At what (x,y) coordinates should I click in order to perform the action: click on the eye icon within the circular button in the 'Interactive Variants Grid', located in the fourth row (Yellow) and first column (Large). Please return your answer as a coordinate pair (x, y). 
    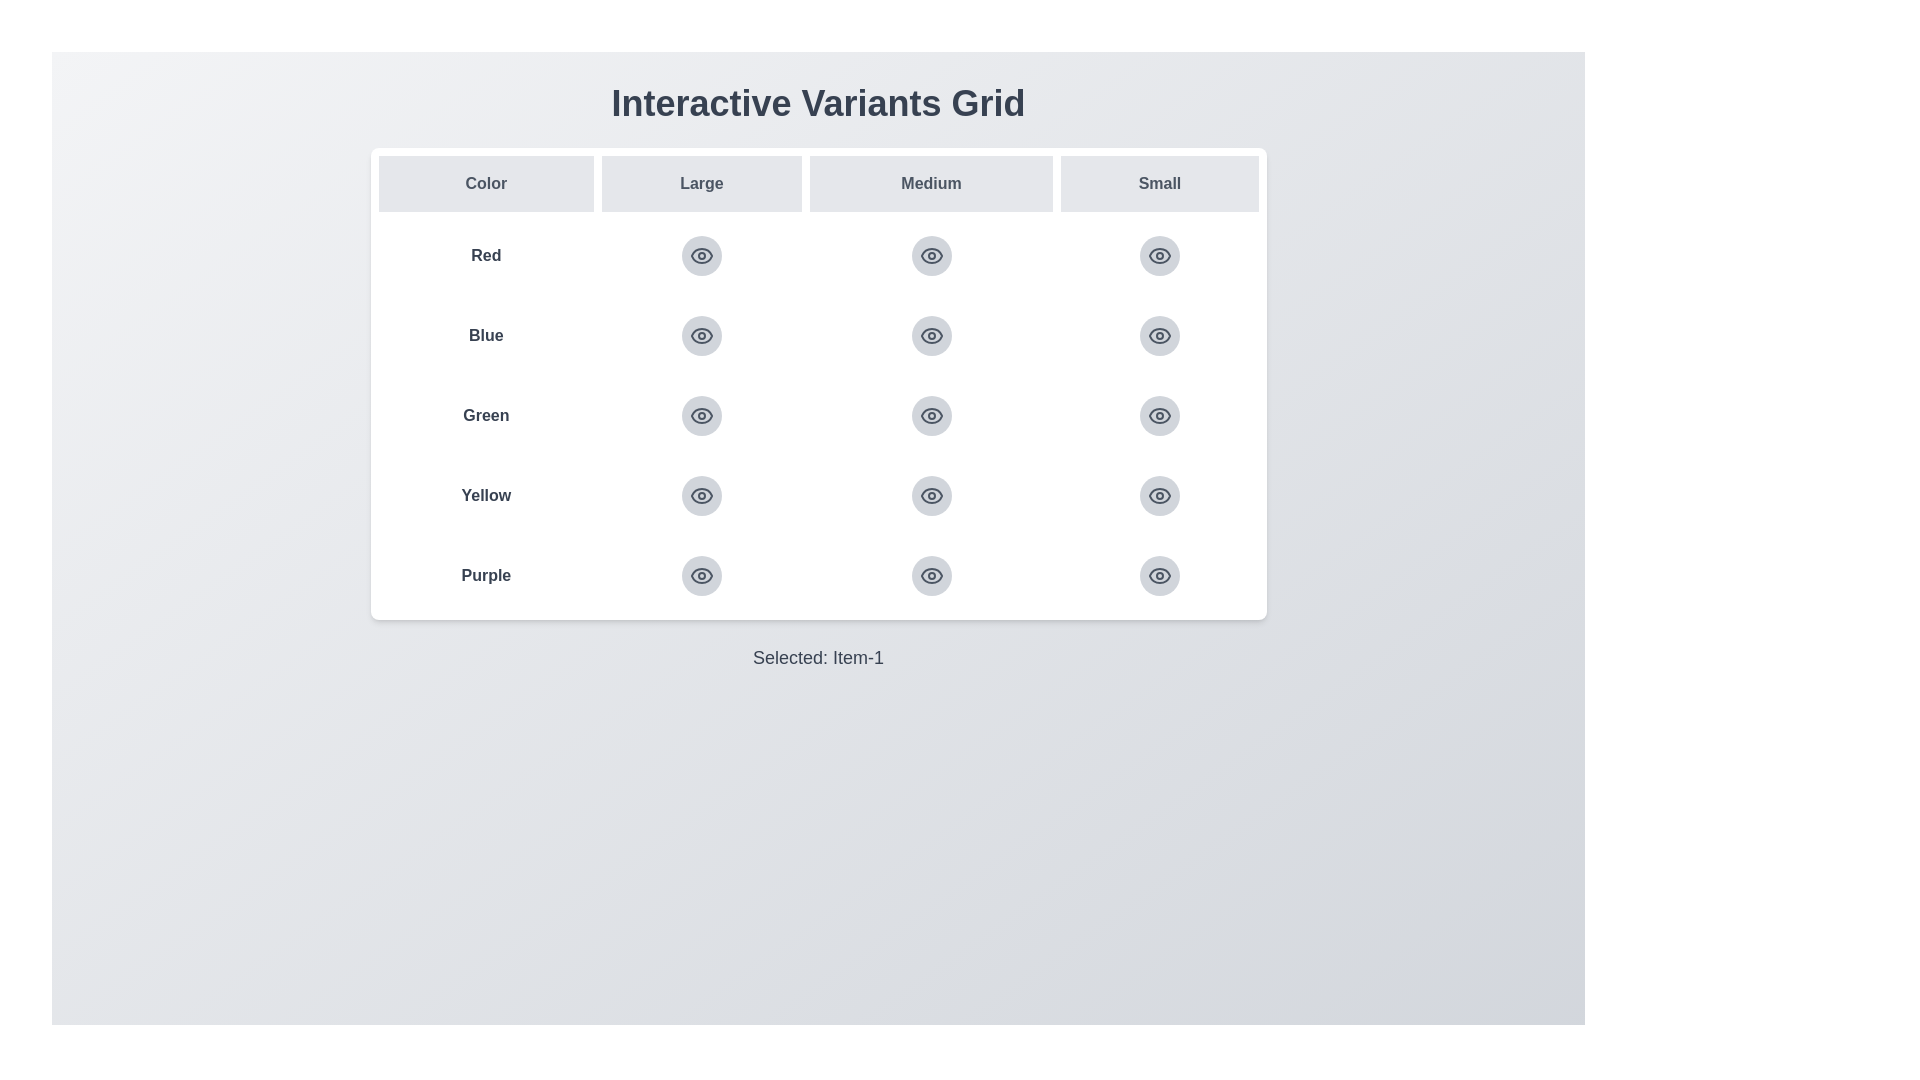
    Looking at the image, I should click on (701, 495).